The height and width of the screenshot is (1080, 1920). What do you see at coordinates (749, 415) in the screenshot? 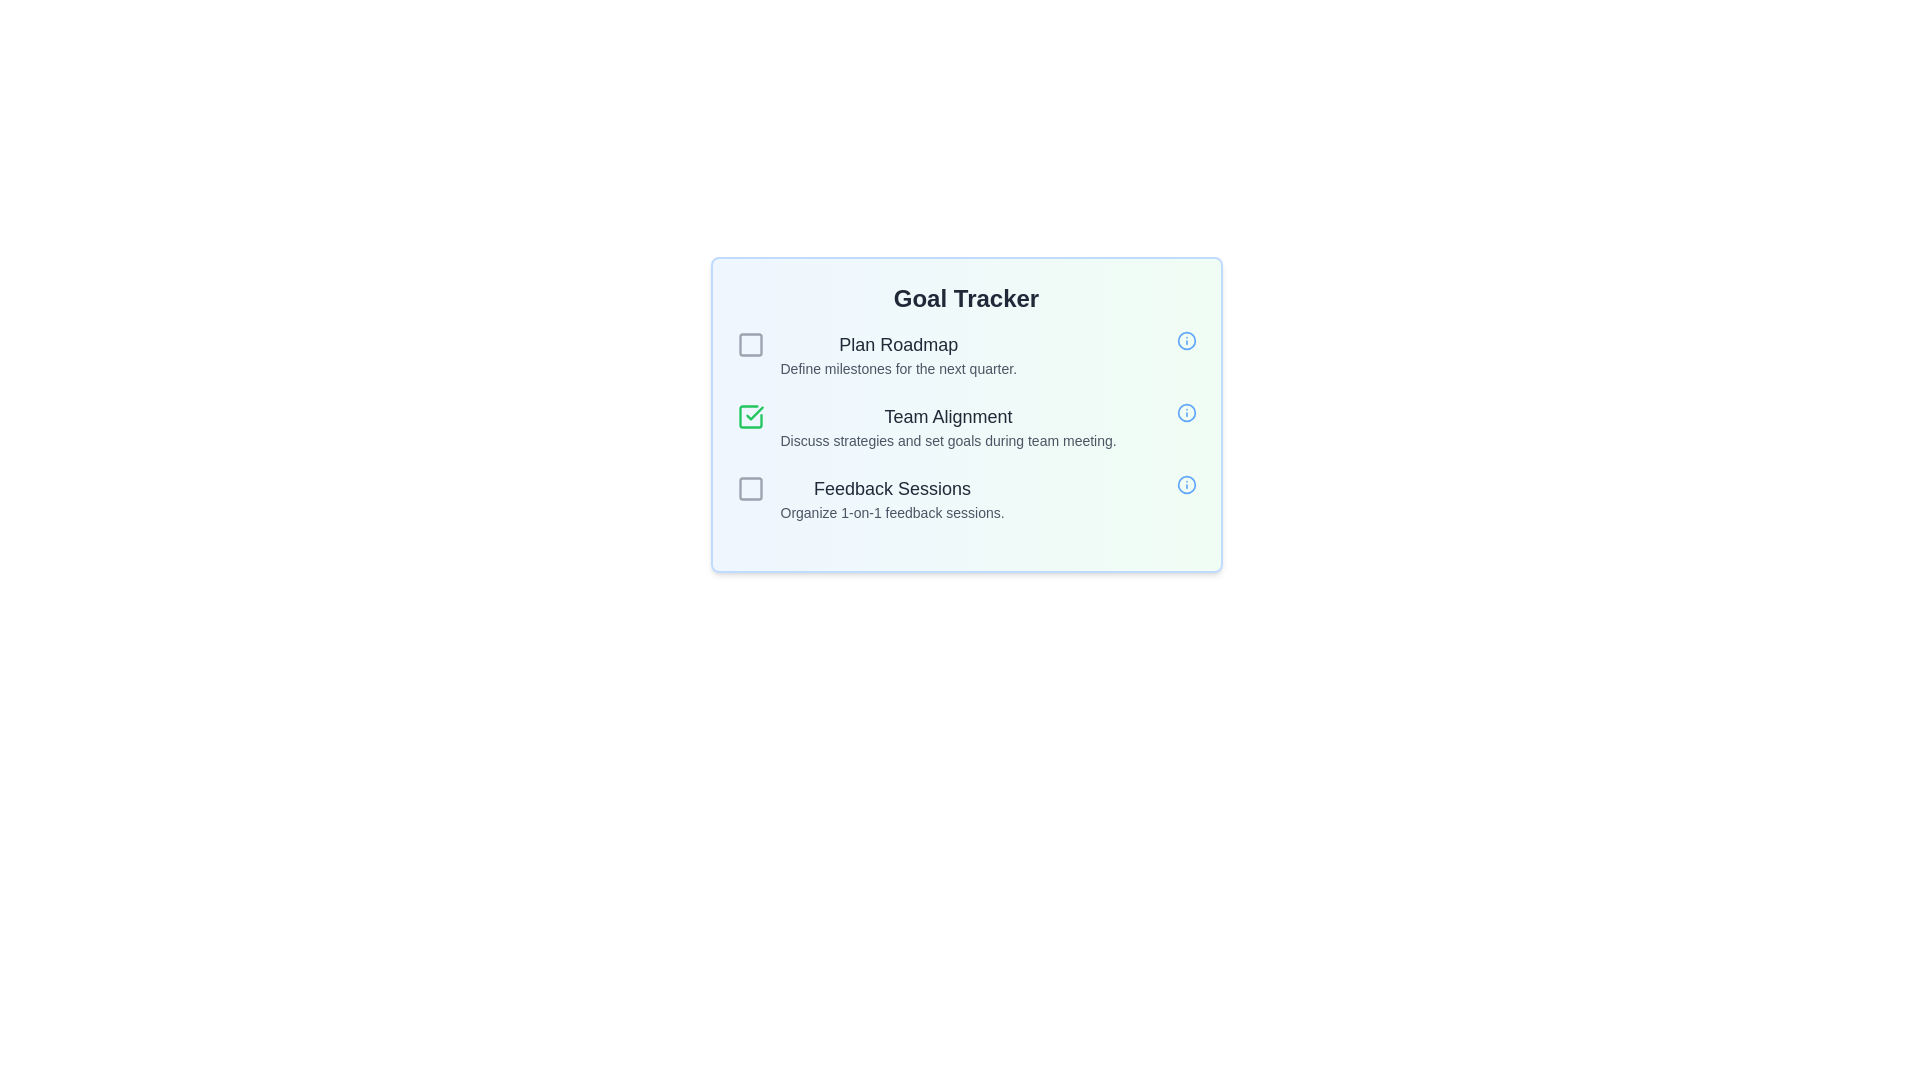
I see `the checkbox element, which is a green-filled square outline with a checkmark, located in front of the 'Team Alignment' text in the second row under the 'Goal Tracker' heading` at bounding box center [749, 415].